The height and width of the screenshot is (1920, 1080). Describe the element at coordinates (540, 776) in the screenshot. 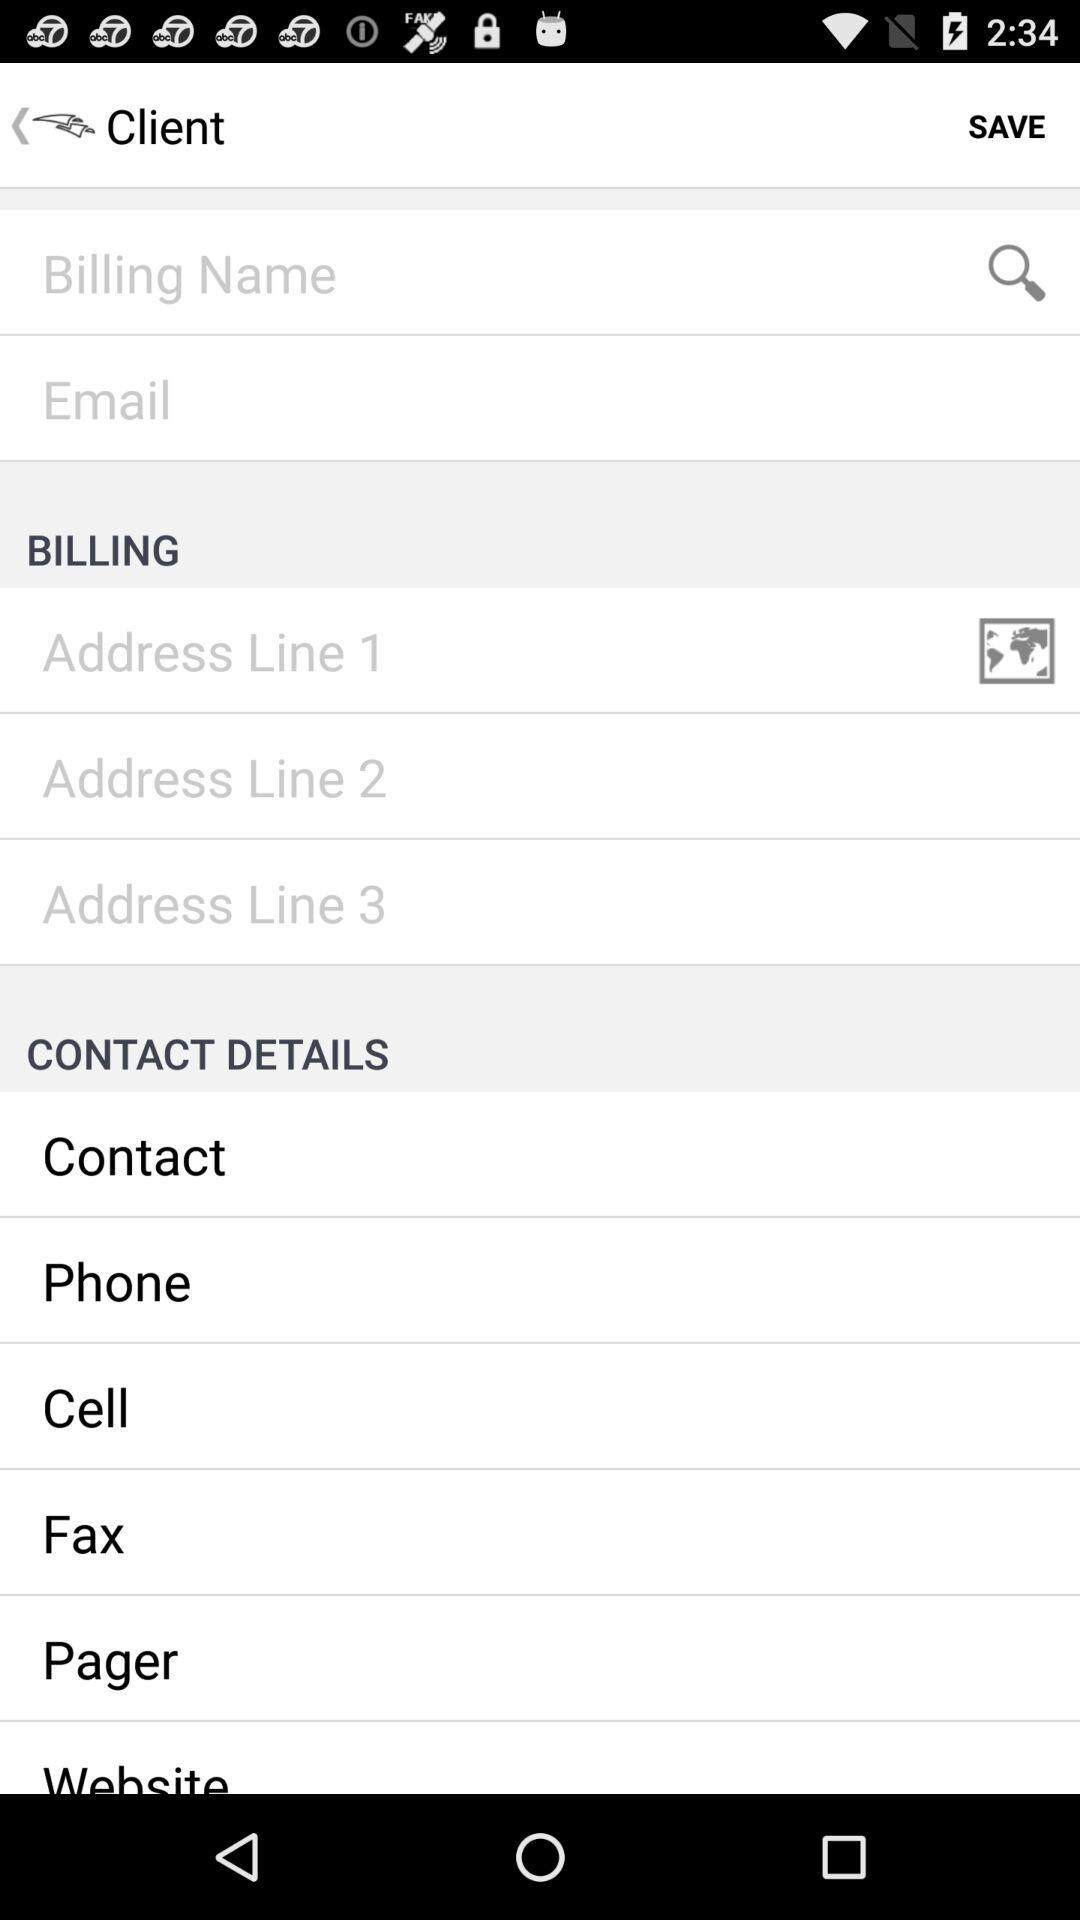

I see `address line 2` at that location.